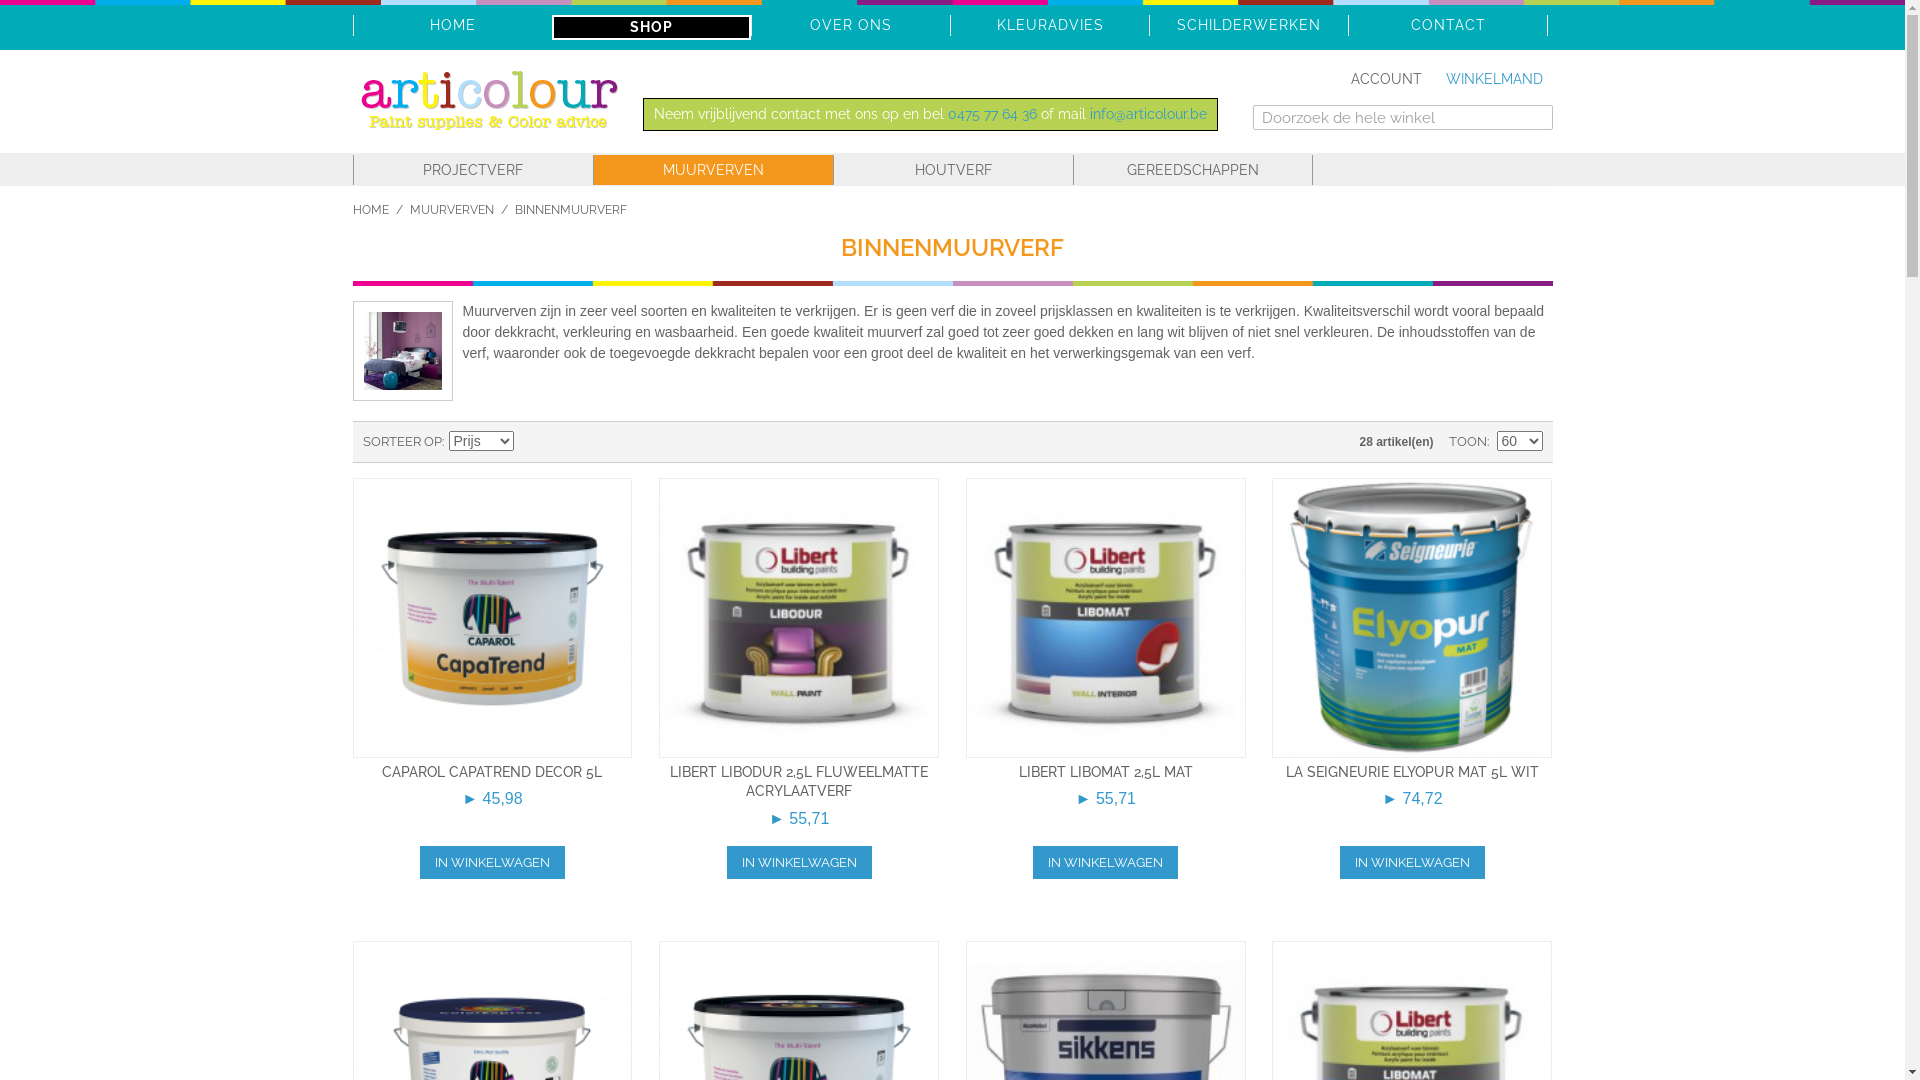  Describe the element at coordinates (850, 24) in the screenshot. I see `'OVER ONS'` at that location.